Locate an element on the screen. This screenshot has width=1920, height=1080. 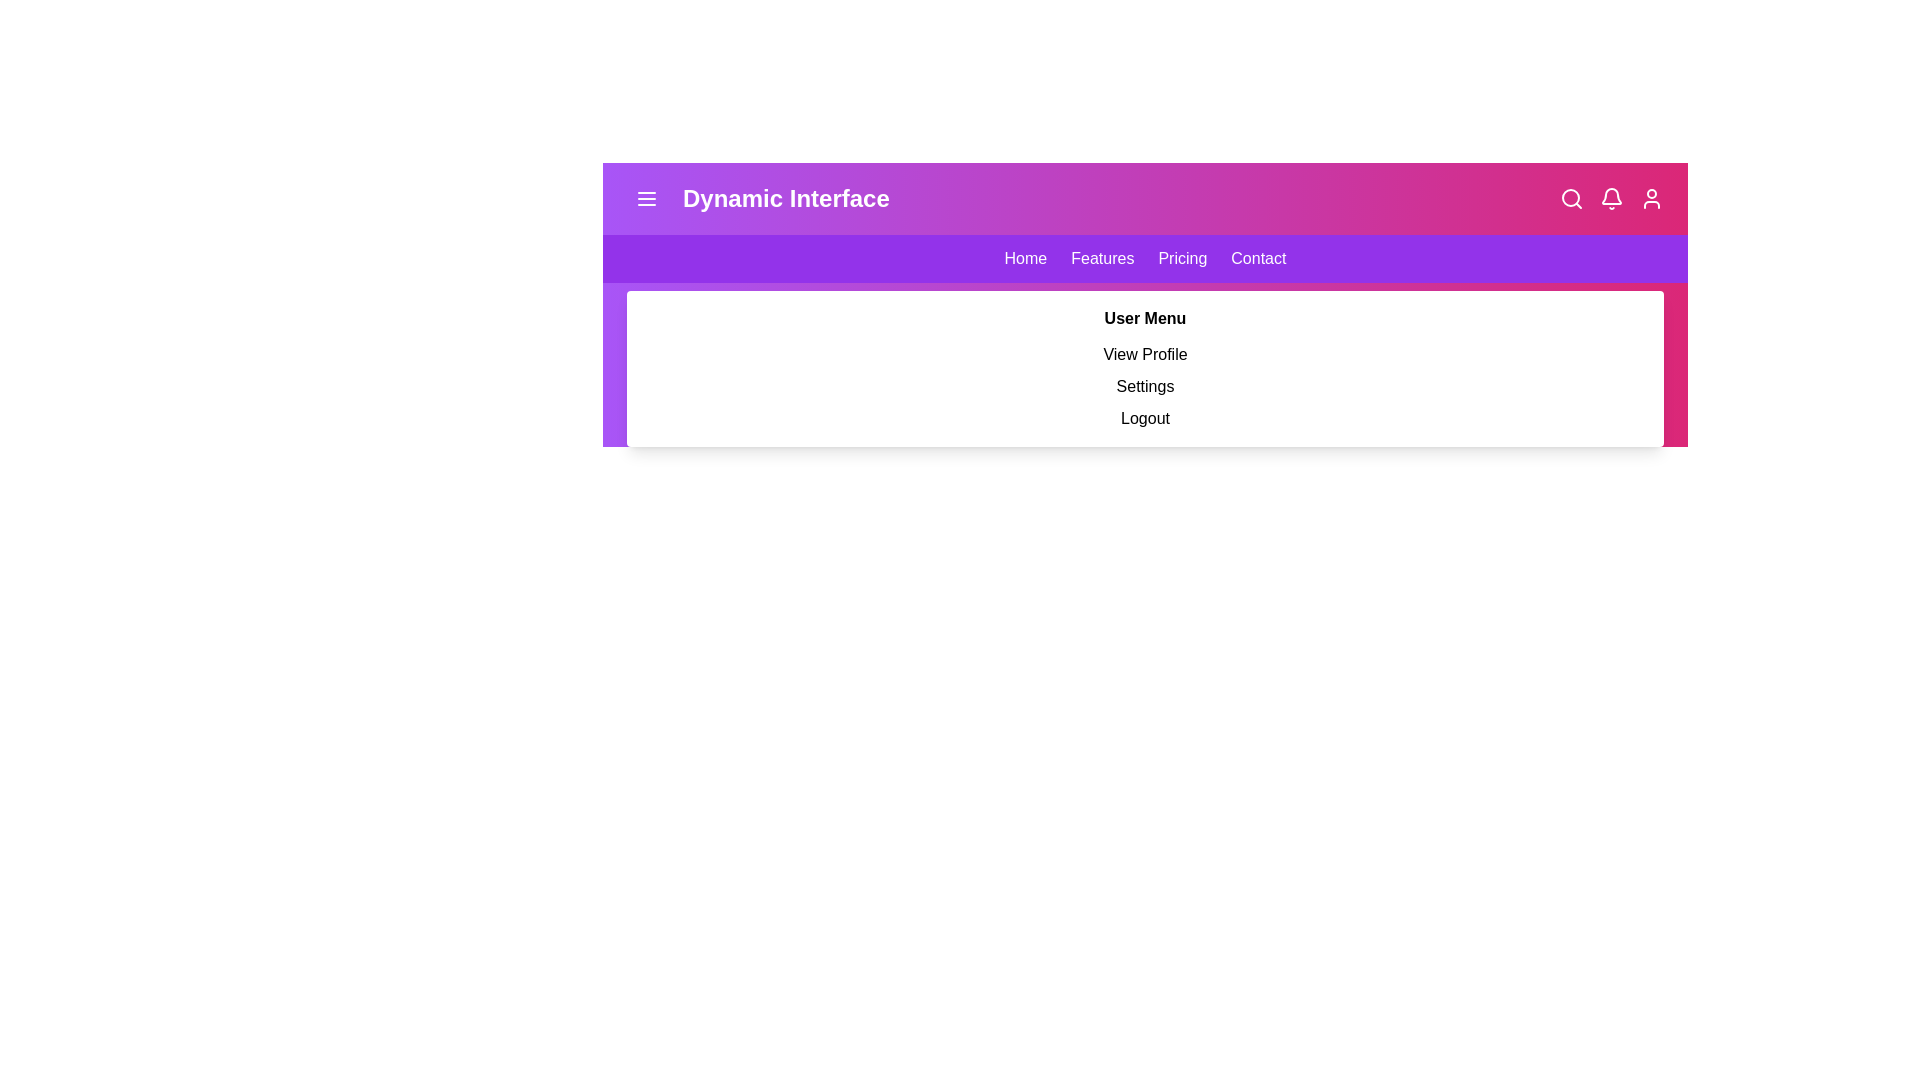
the menu button to toggle the navigation menu visibility is located at coordinates (647, 199).